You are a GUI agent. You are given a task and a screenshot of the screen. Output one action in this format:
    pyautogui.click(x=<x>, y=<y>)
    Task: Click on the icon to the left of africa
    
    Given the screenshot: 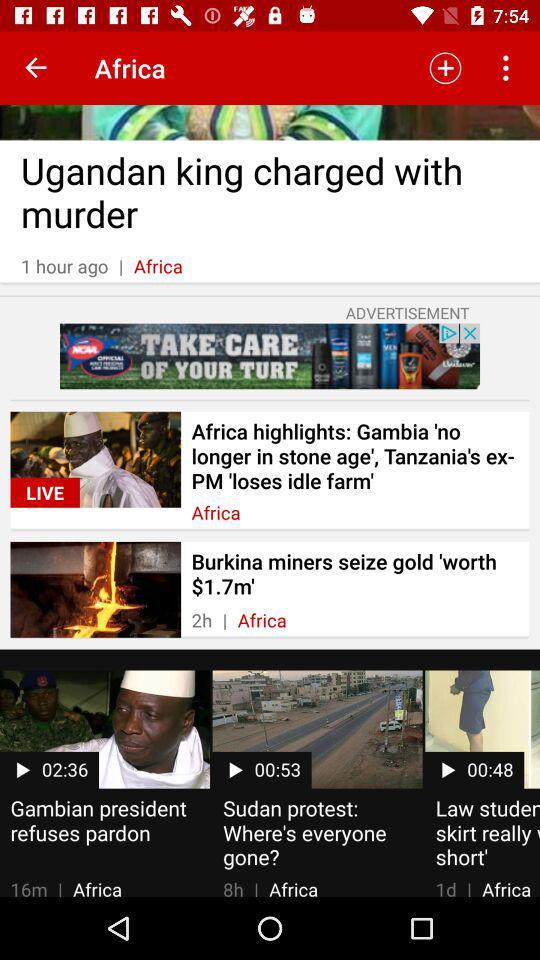 What is the action you would take?
    pyautogui.click(x=36, y=68)
    